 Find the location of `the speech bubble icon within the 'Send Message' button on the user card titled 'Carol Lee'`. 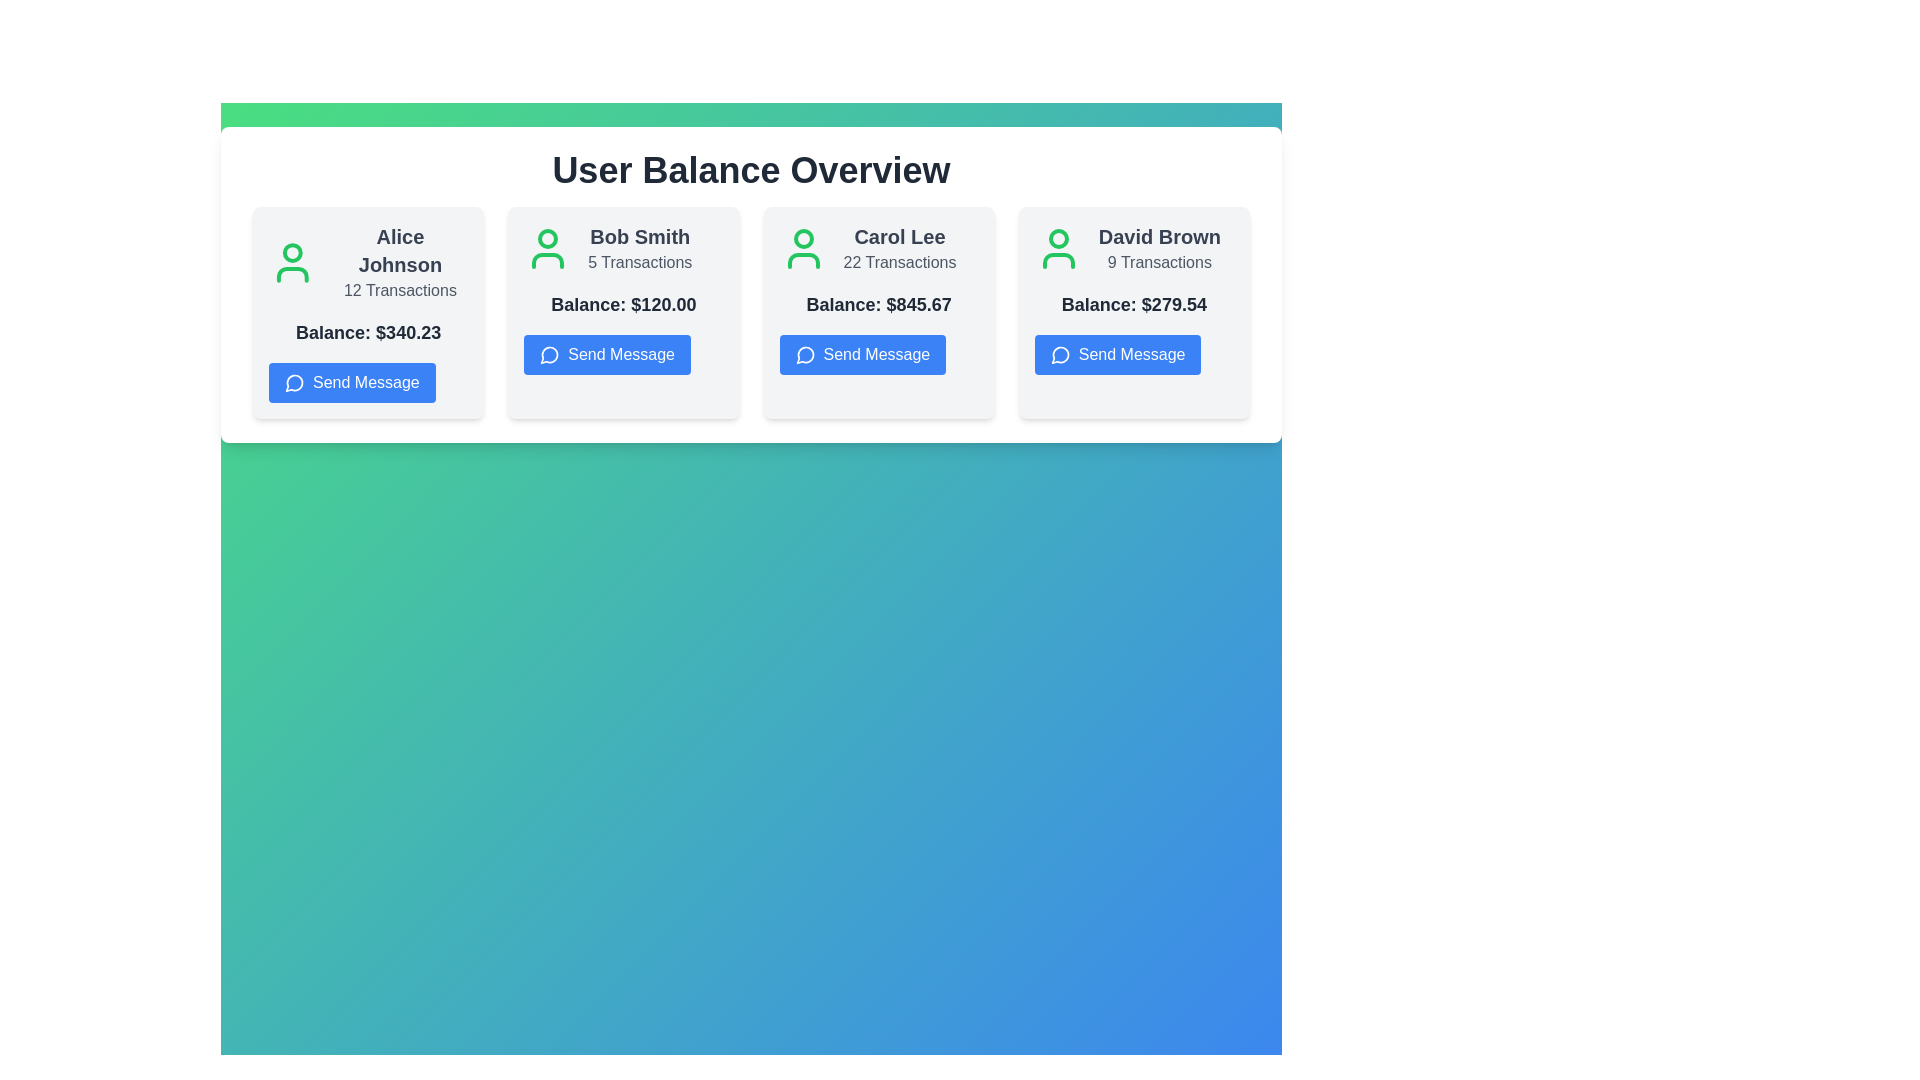

the speech bubble icon within the 'Send Message' button on the user card titled 'Carol Lee' is located at coordinates (805, 354).